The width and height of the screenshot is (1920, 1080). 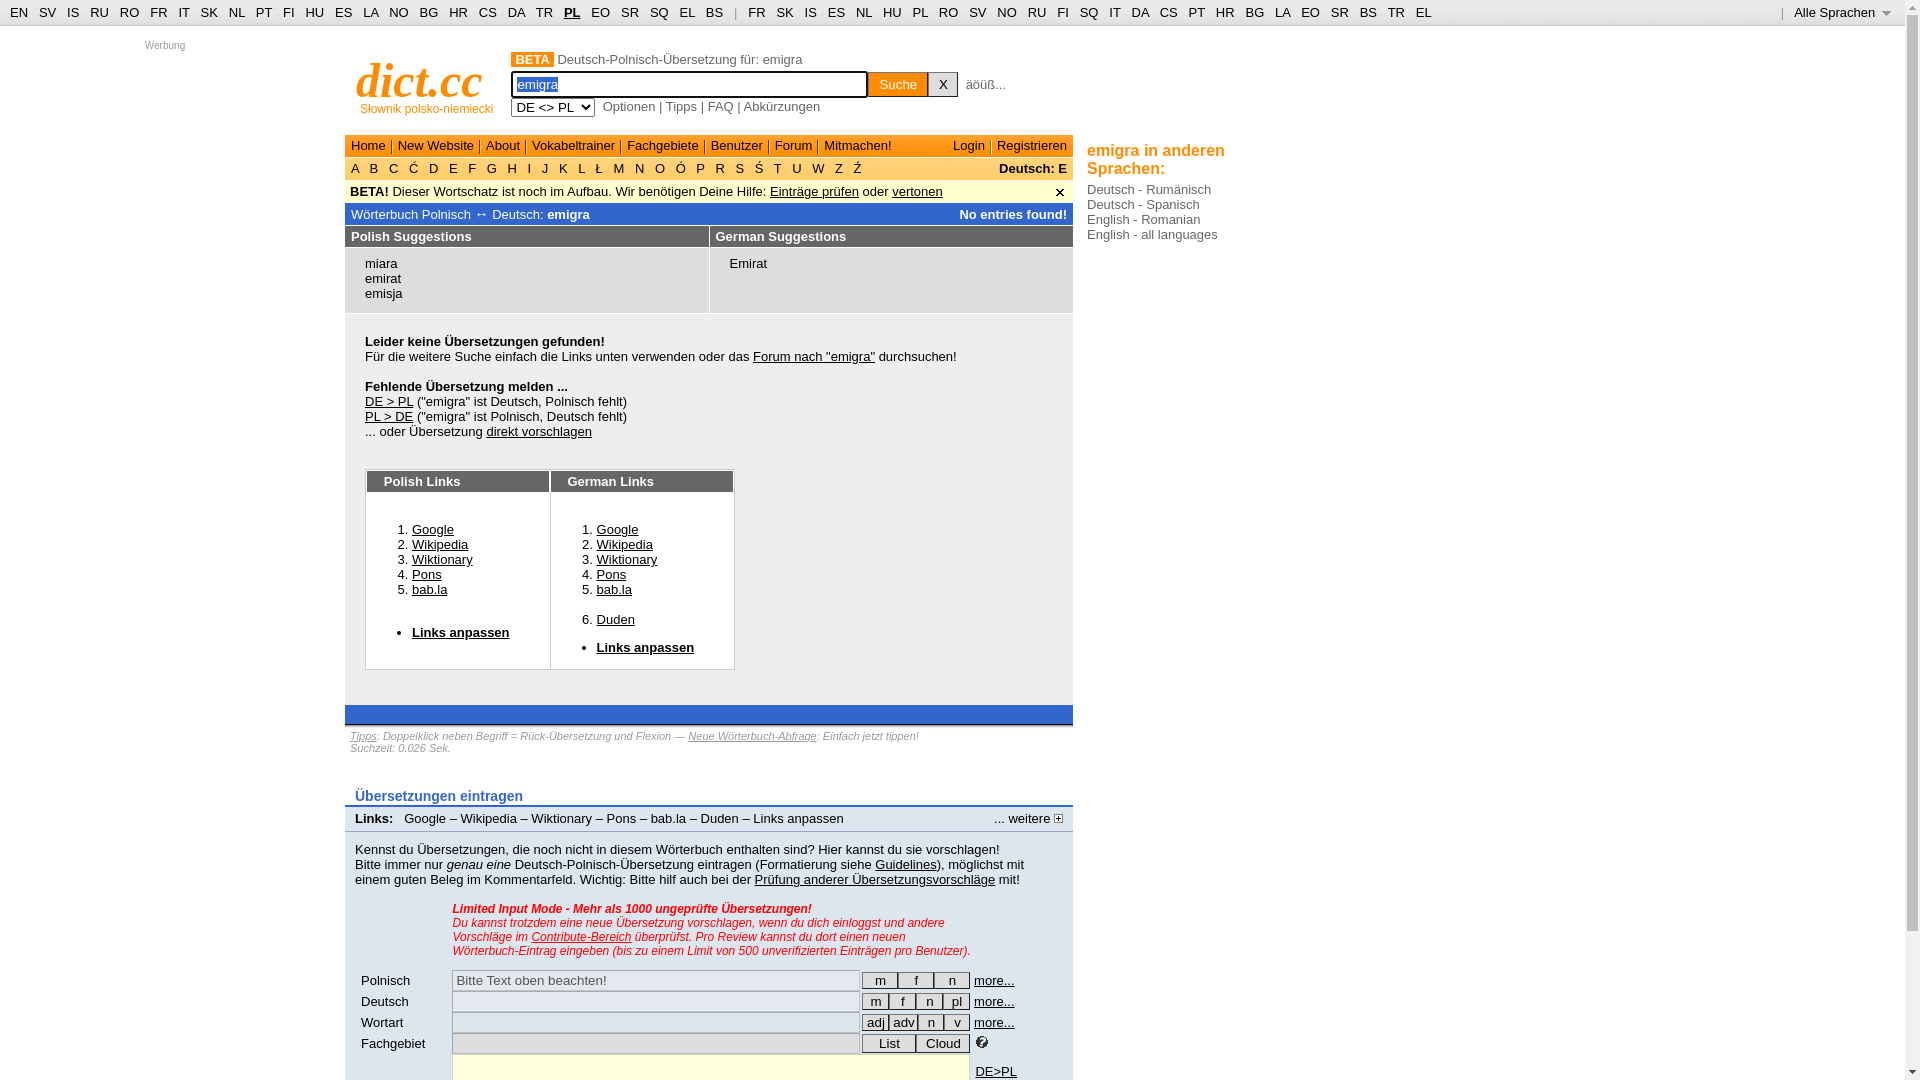 What do you see at coordinates (915, 979) in the screenshot?
I see `'f'` at bounding box center [915, 979].